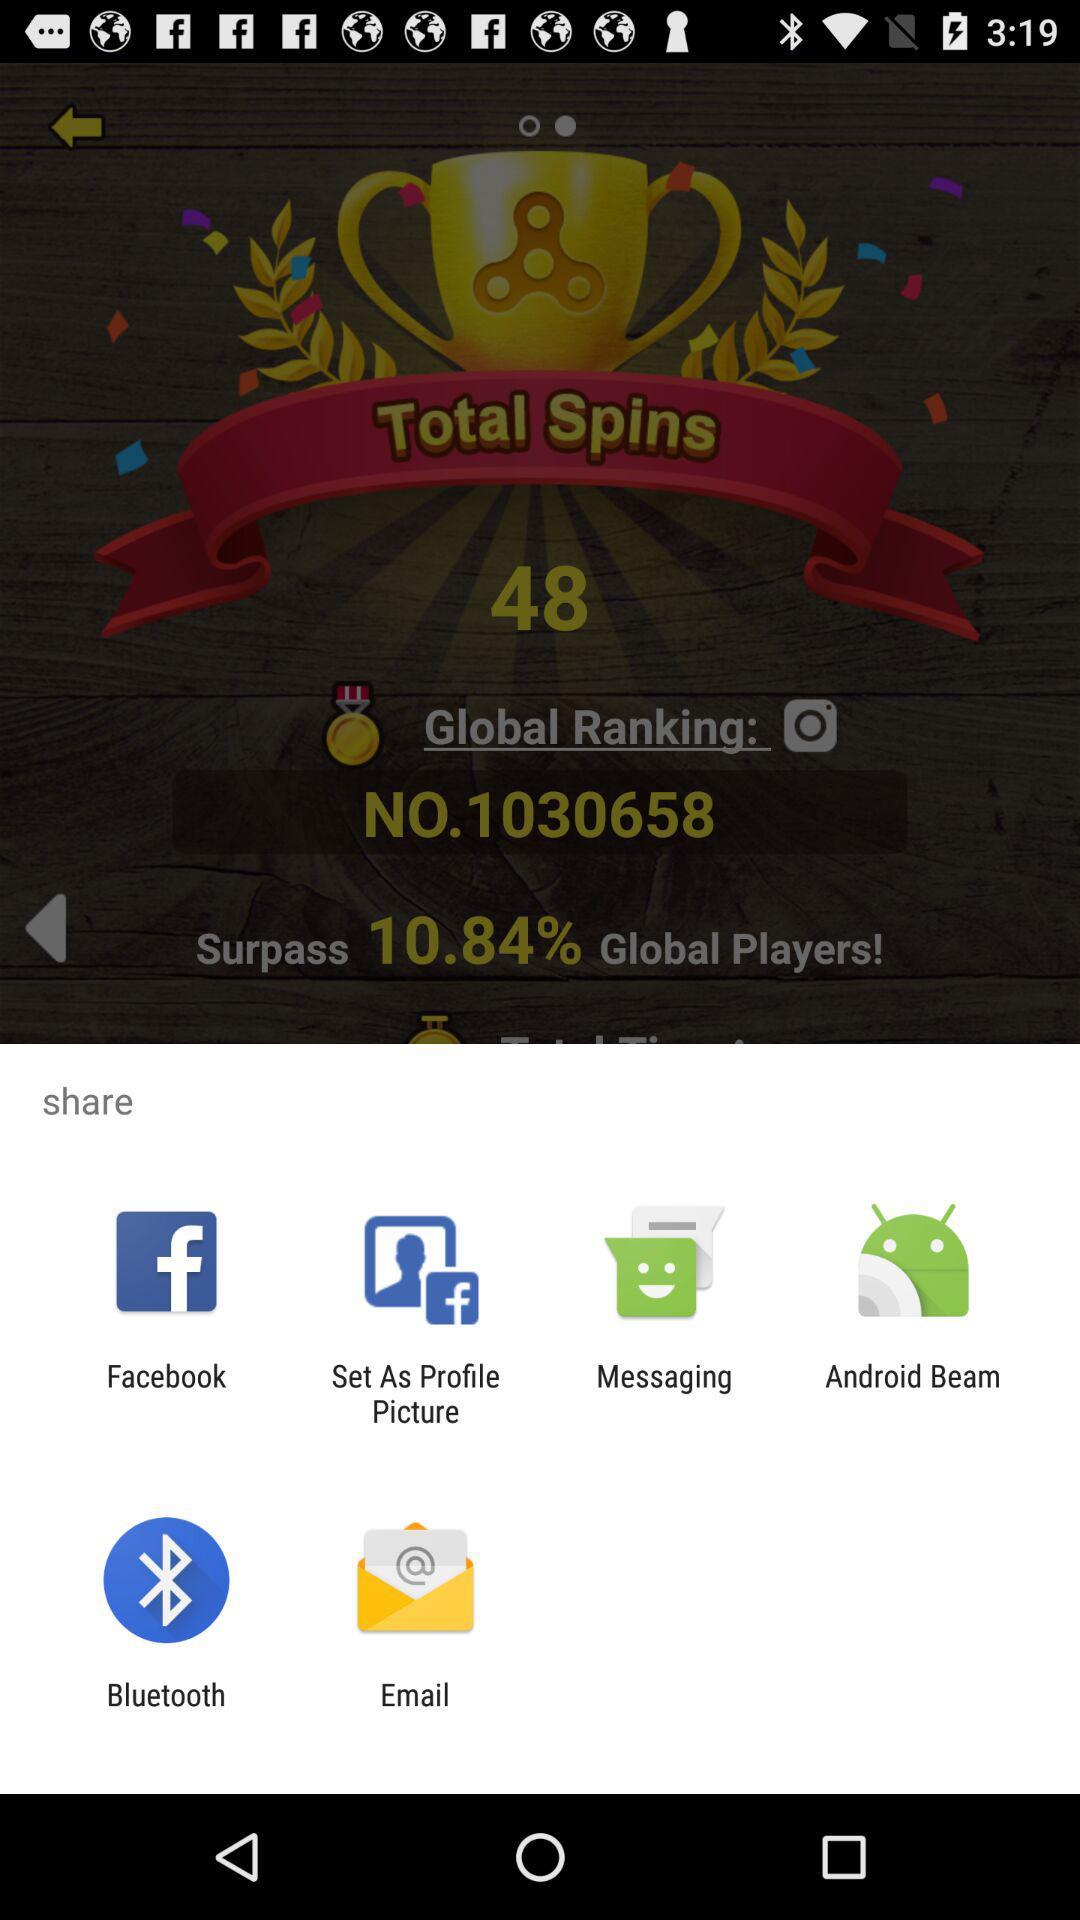  Describe the element at coordinates (913, 1392) in the screenshot. I see `the android beam` at that location.